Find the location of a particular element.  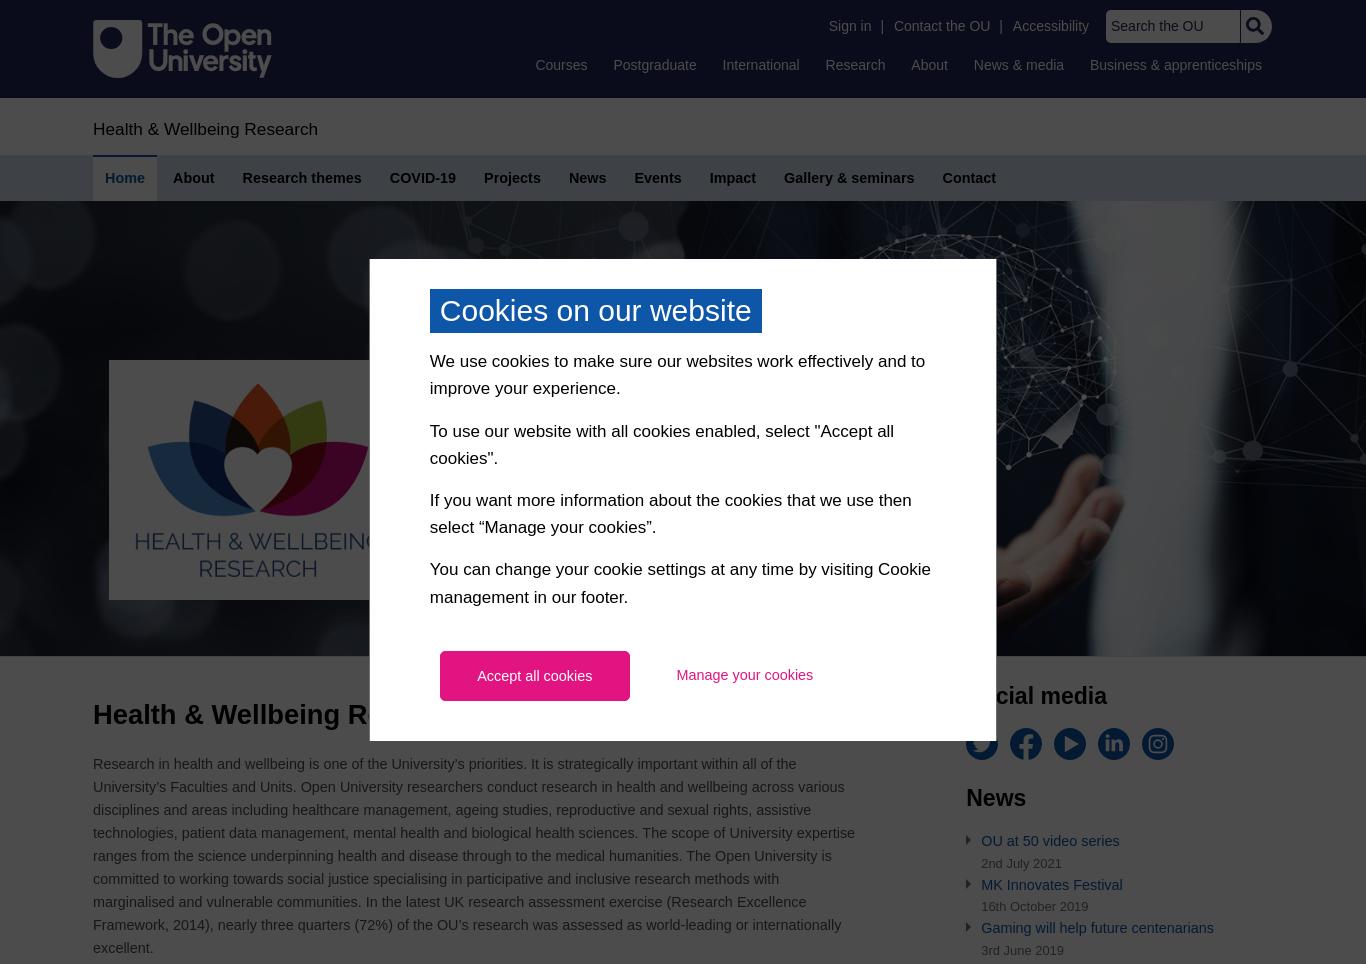

'Home' is located at coordinates (123, 176).